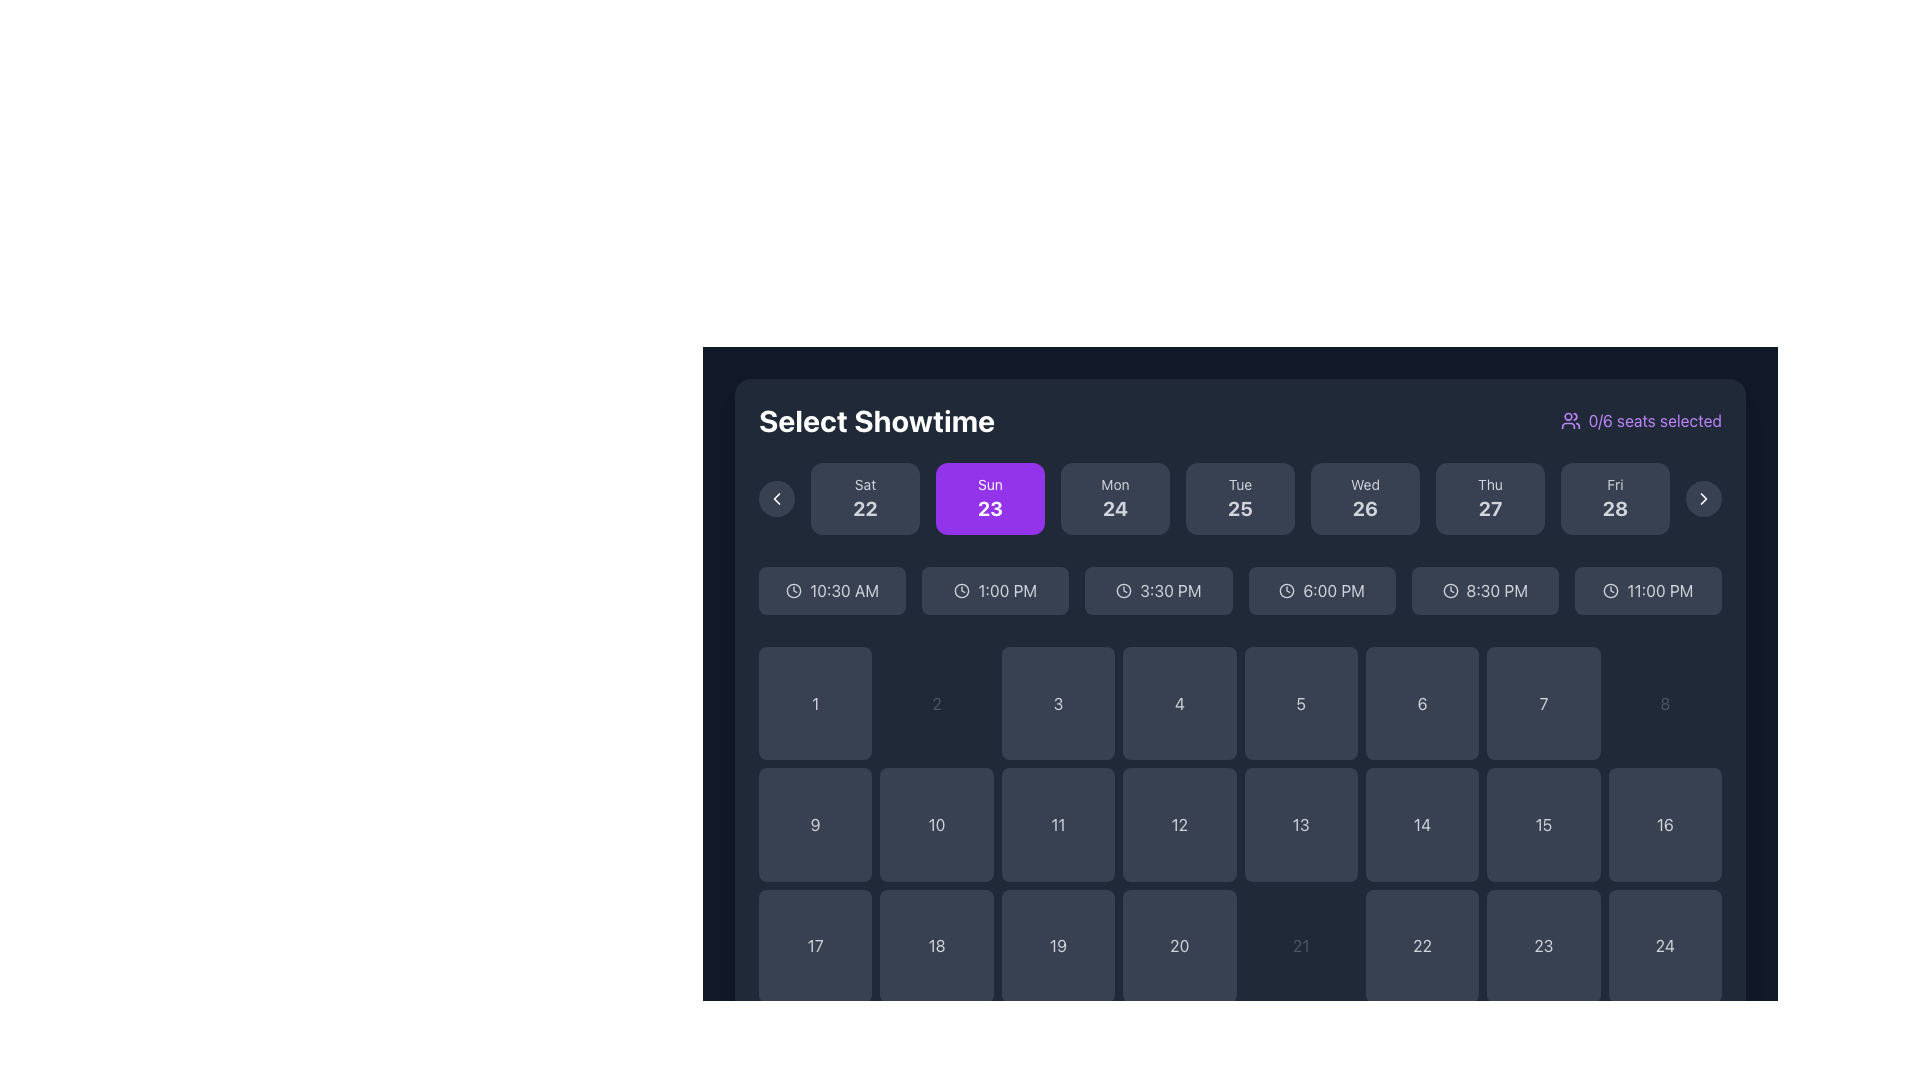 The width and height of the screenshot is (1920, 1080). I want to click on the numeric text label '24' displayed in a large, bold font against a dark background, so click(1114, 508).